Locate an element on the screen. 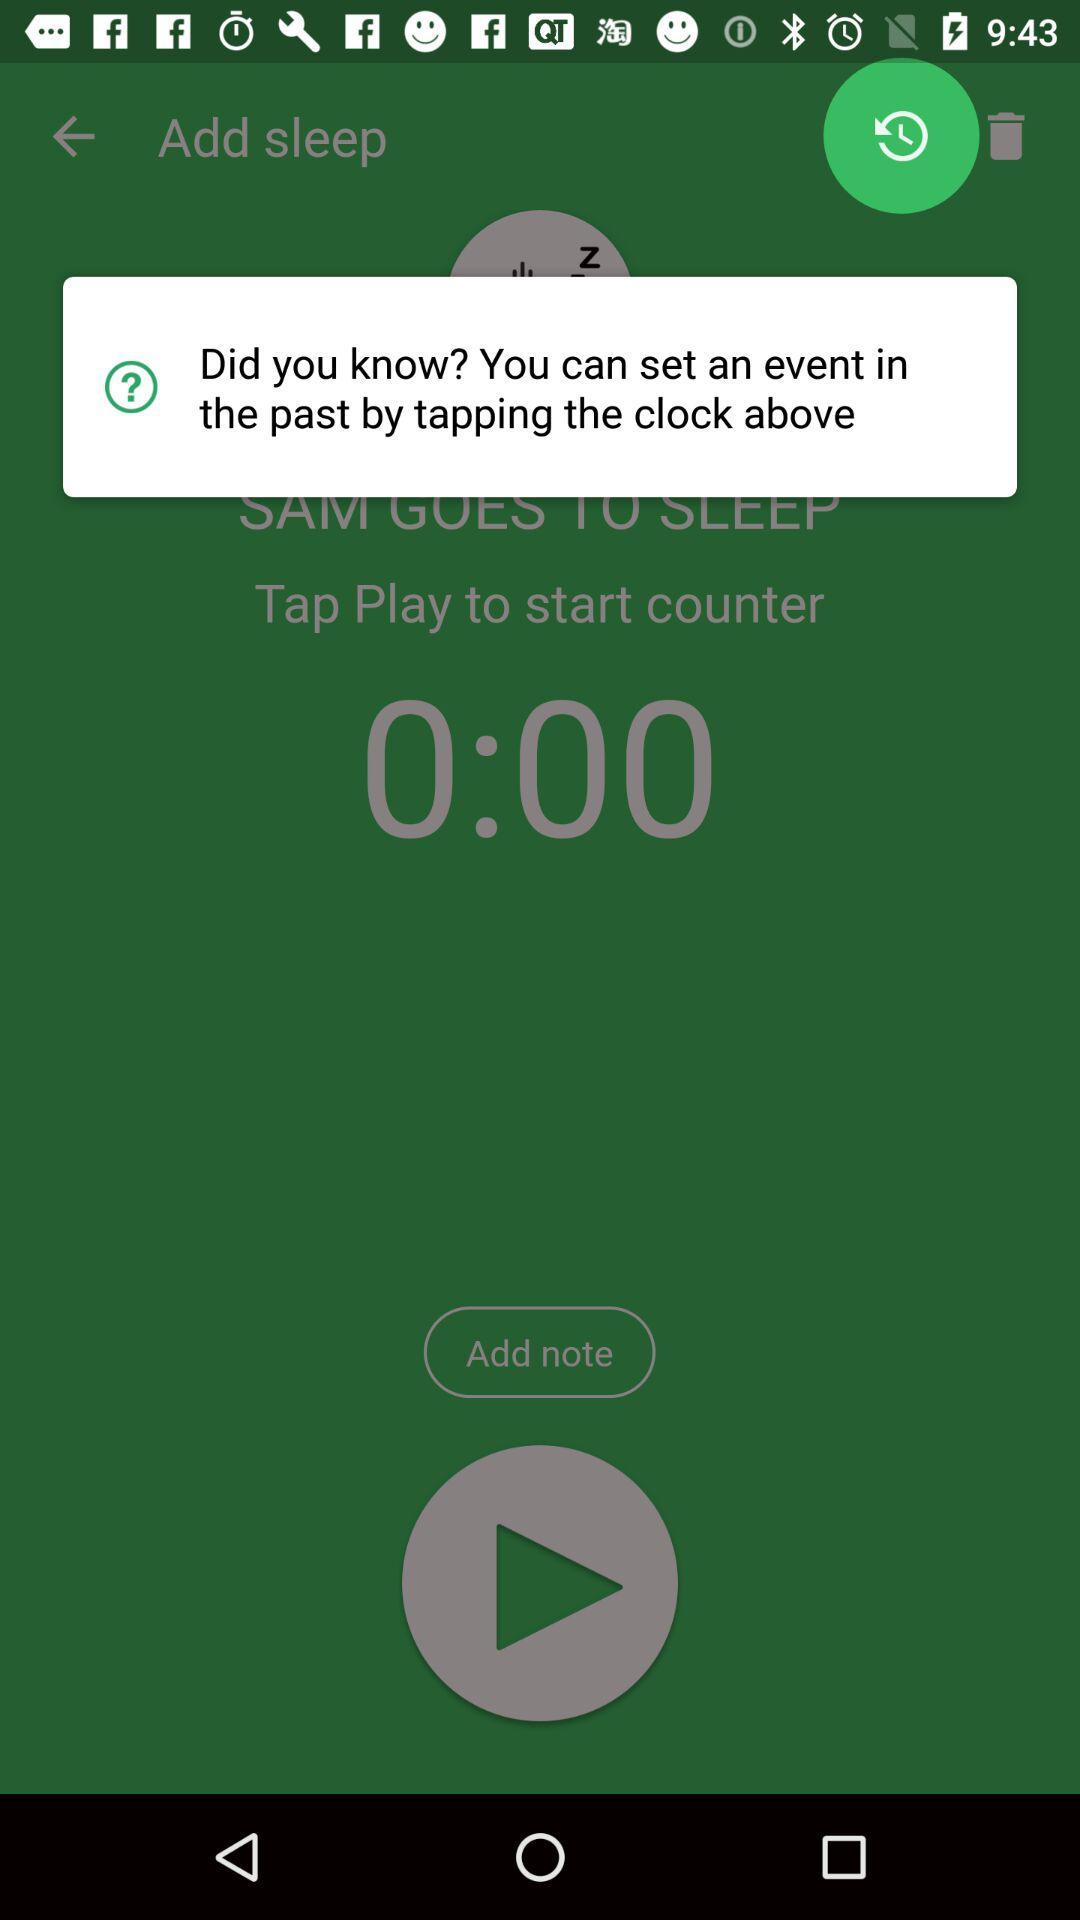 Image resolution: width=1080 pixels, height=1920 pixels. 0:00 icon is located at coordinates (538, 761).